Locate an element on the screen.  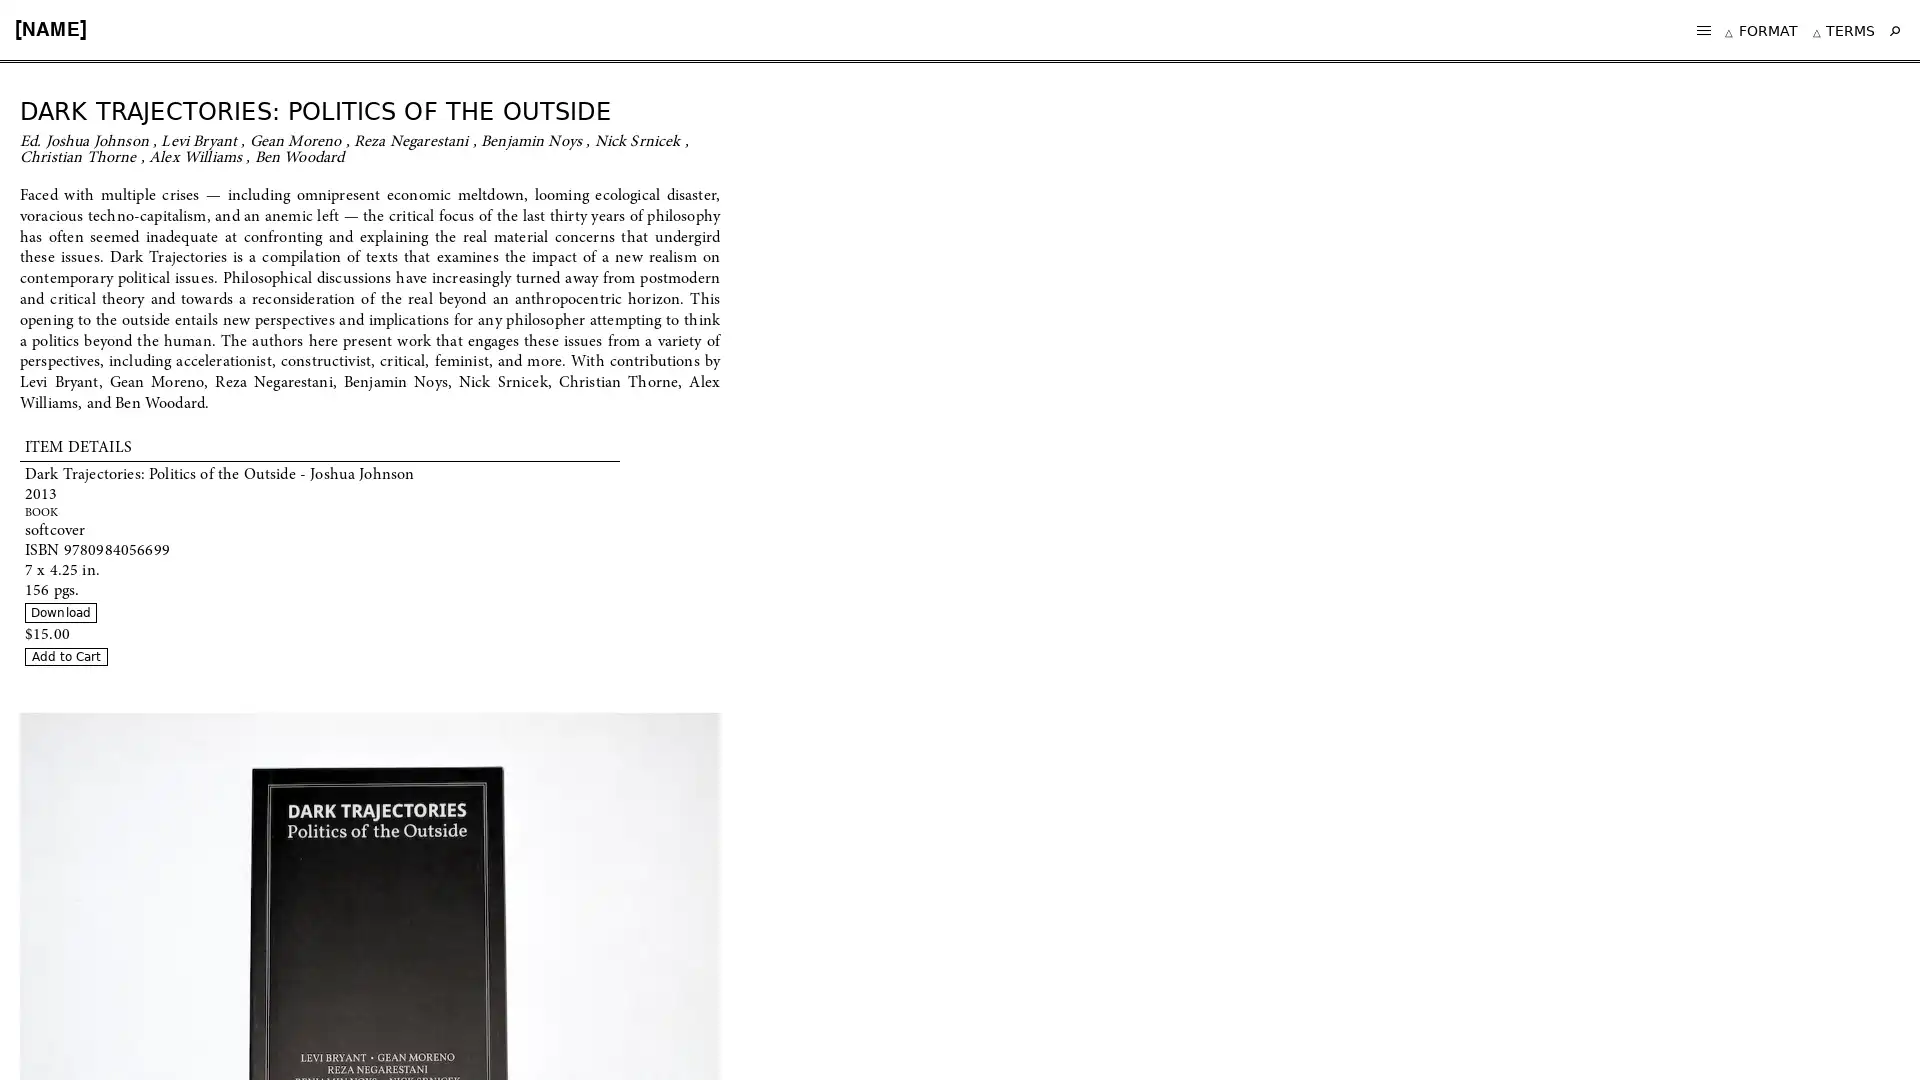
Add to Cart is located at coordinates (66, 655).